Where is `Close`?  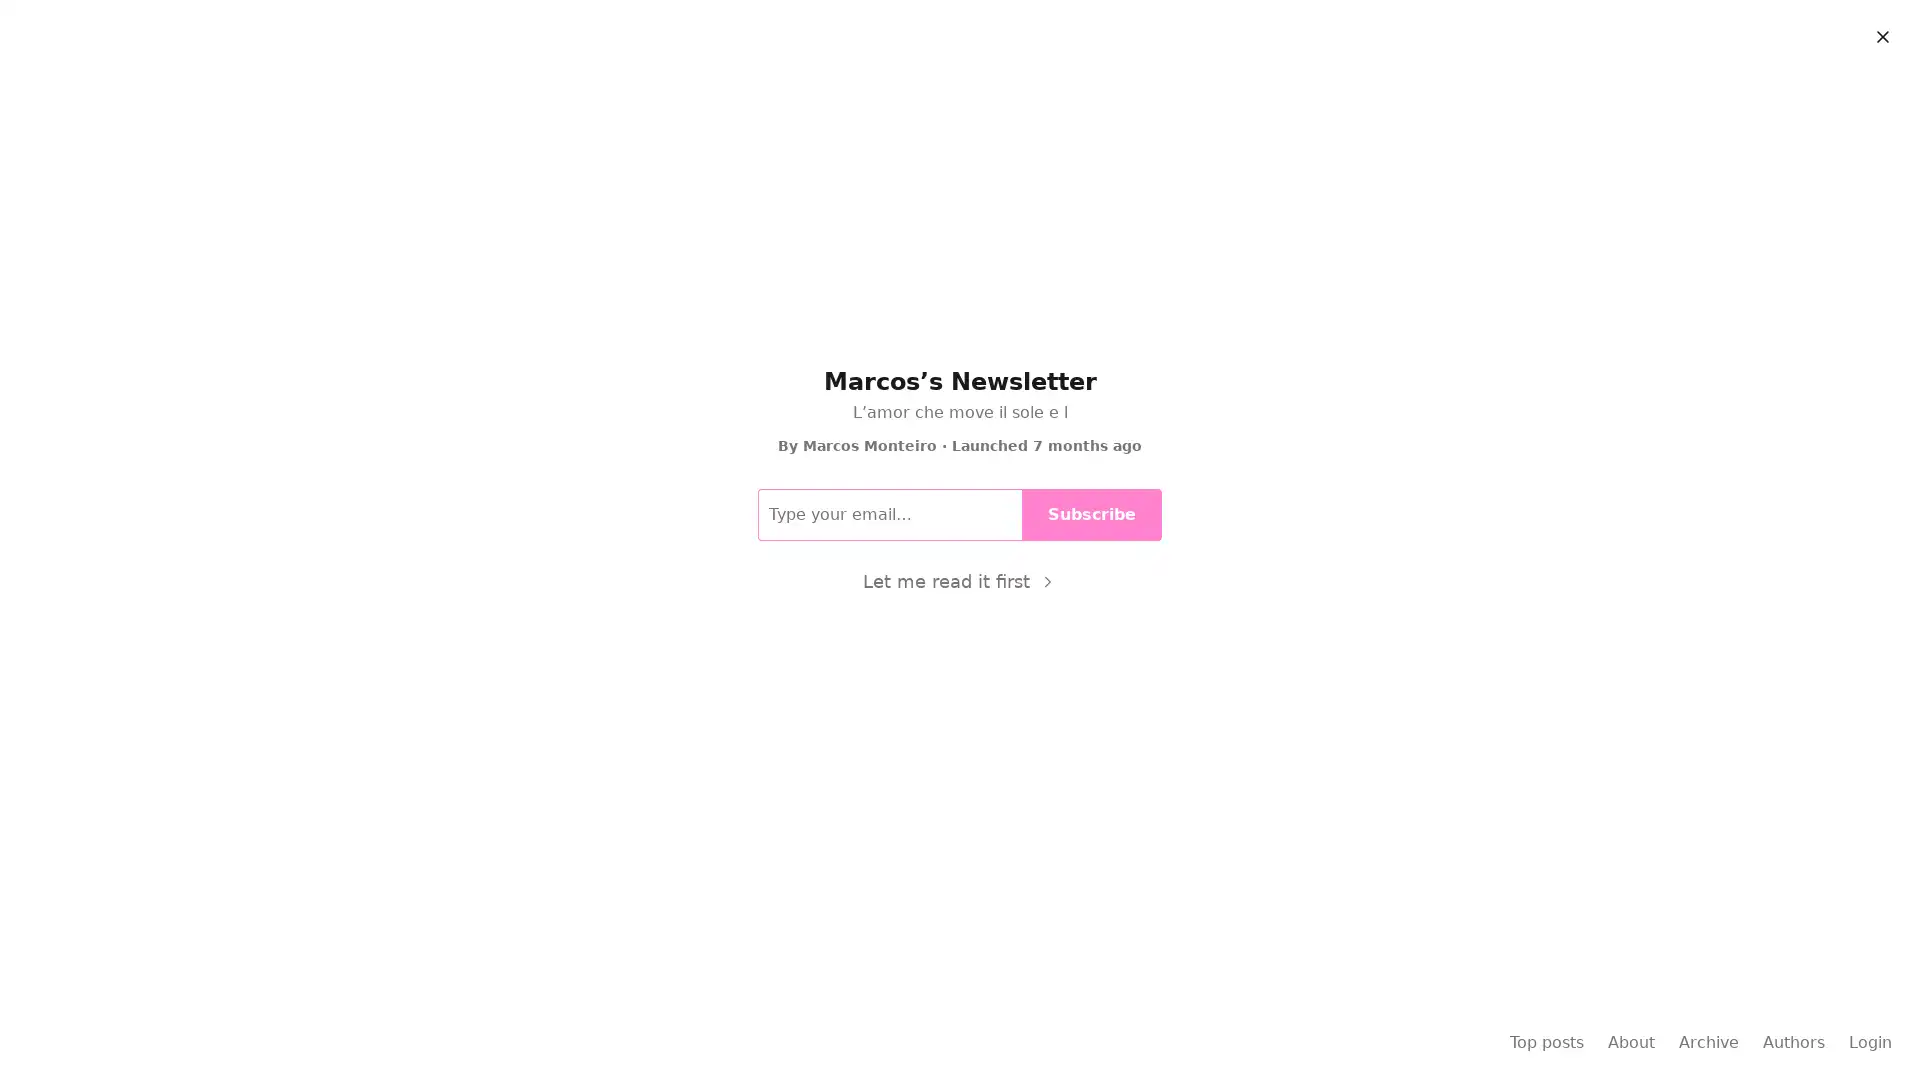
Close is located at coordinates (1881, 37).